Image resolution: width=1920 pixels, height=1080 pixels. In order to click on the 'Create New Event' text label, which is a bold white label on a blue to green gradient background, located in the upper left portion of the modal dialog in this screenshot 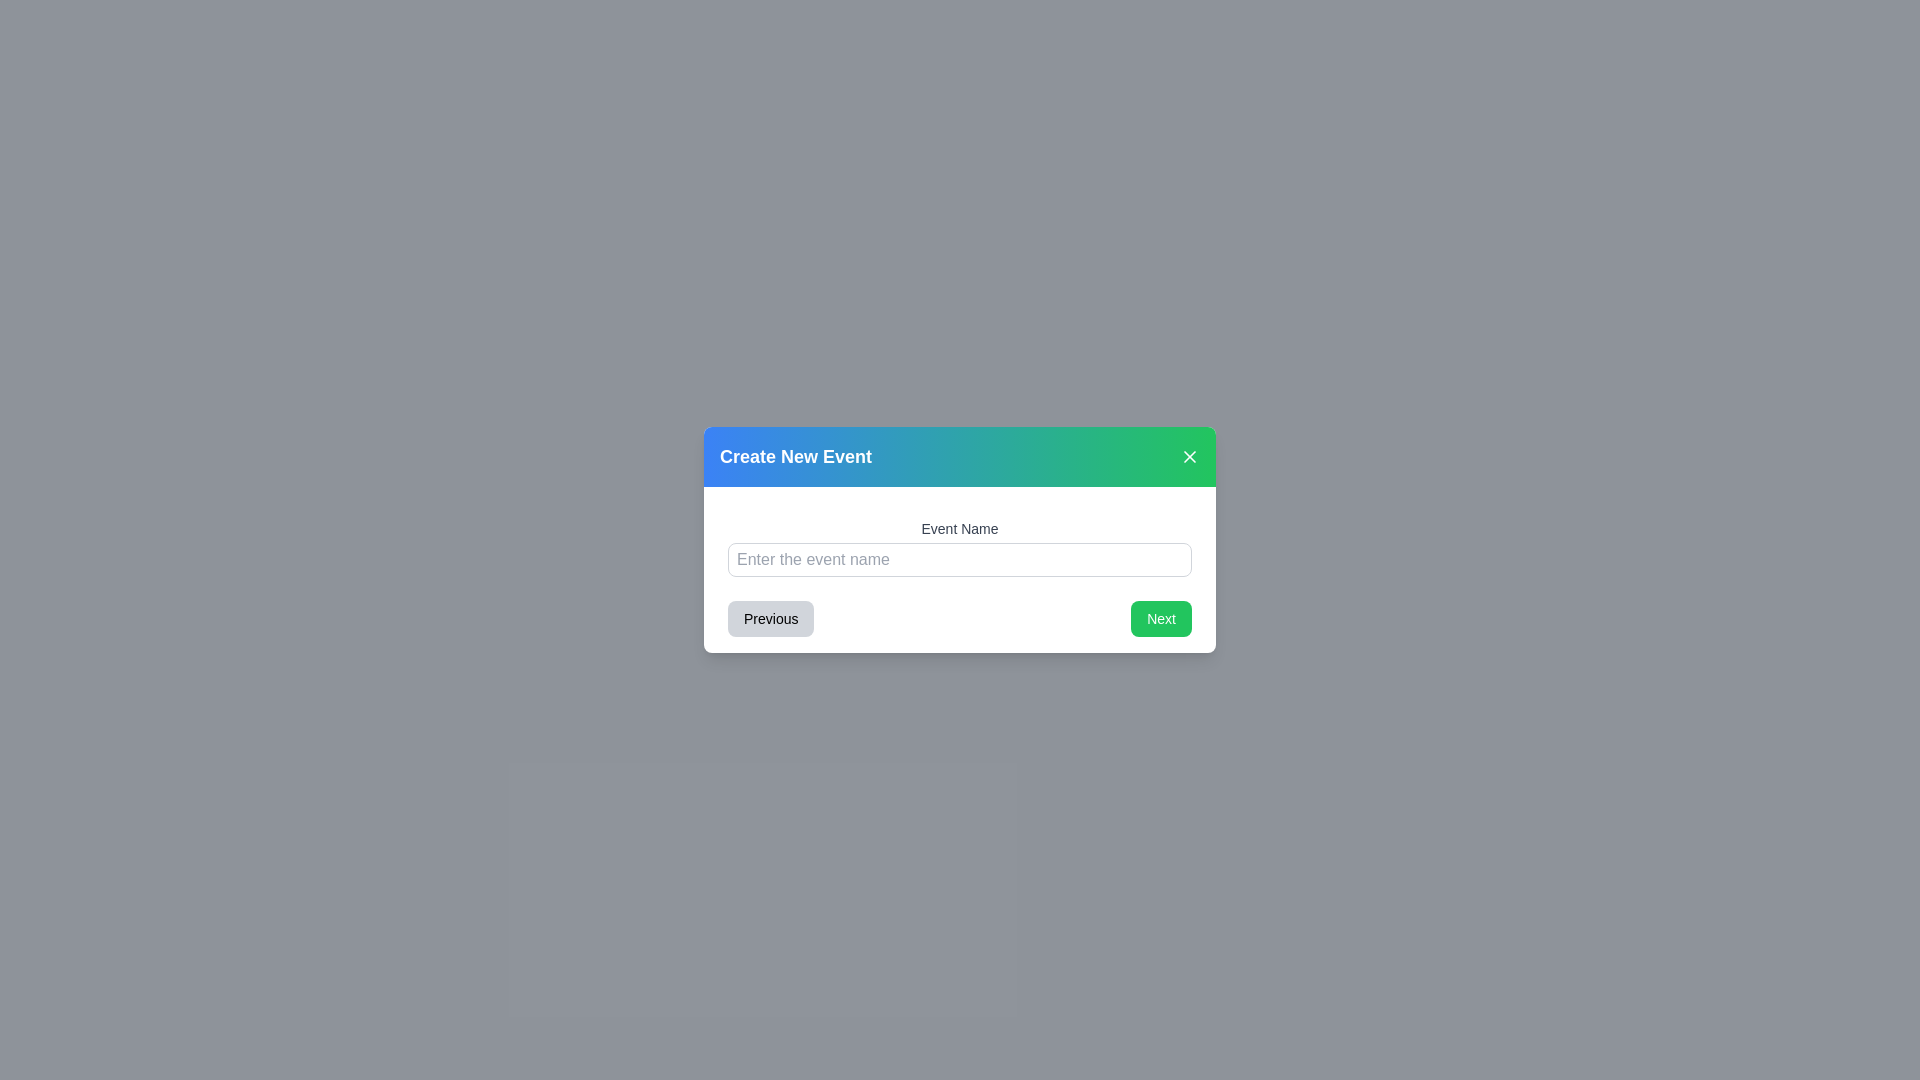, I will do `click(795, 456)`.